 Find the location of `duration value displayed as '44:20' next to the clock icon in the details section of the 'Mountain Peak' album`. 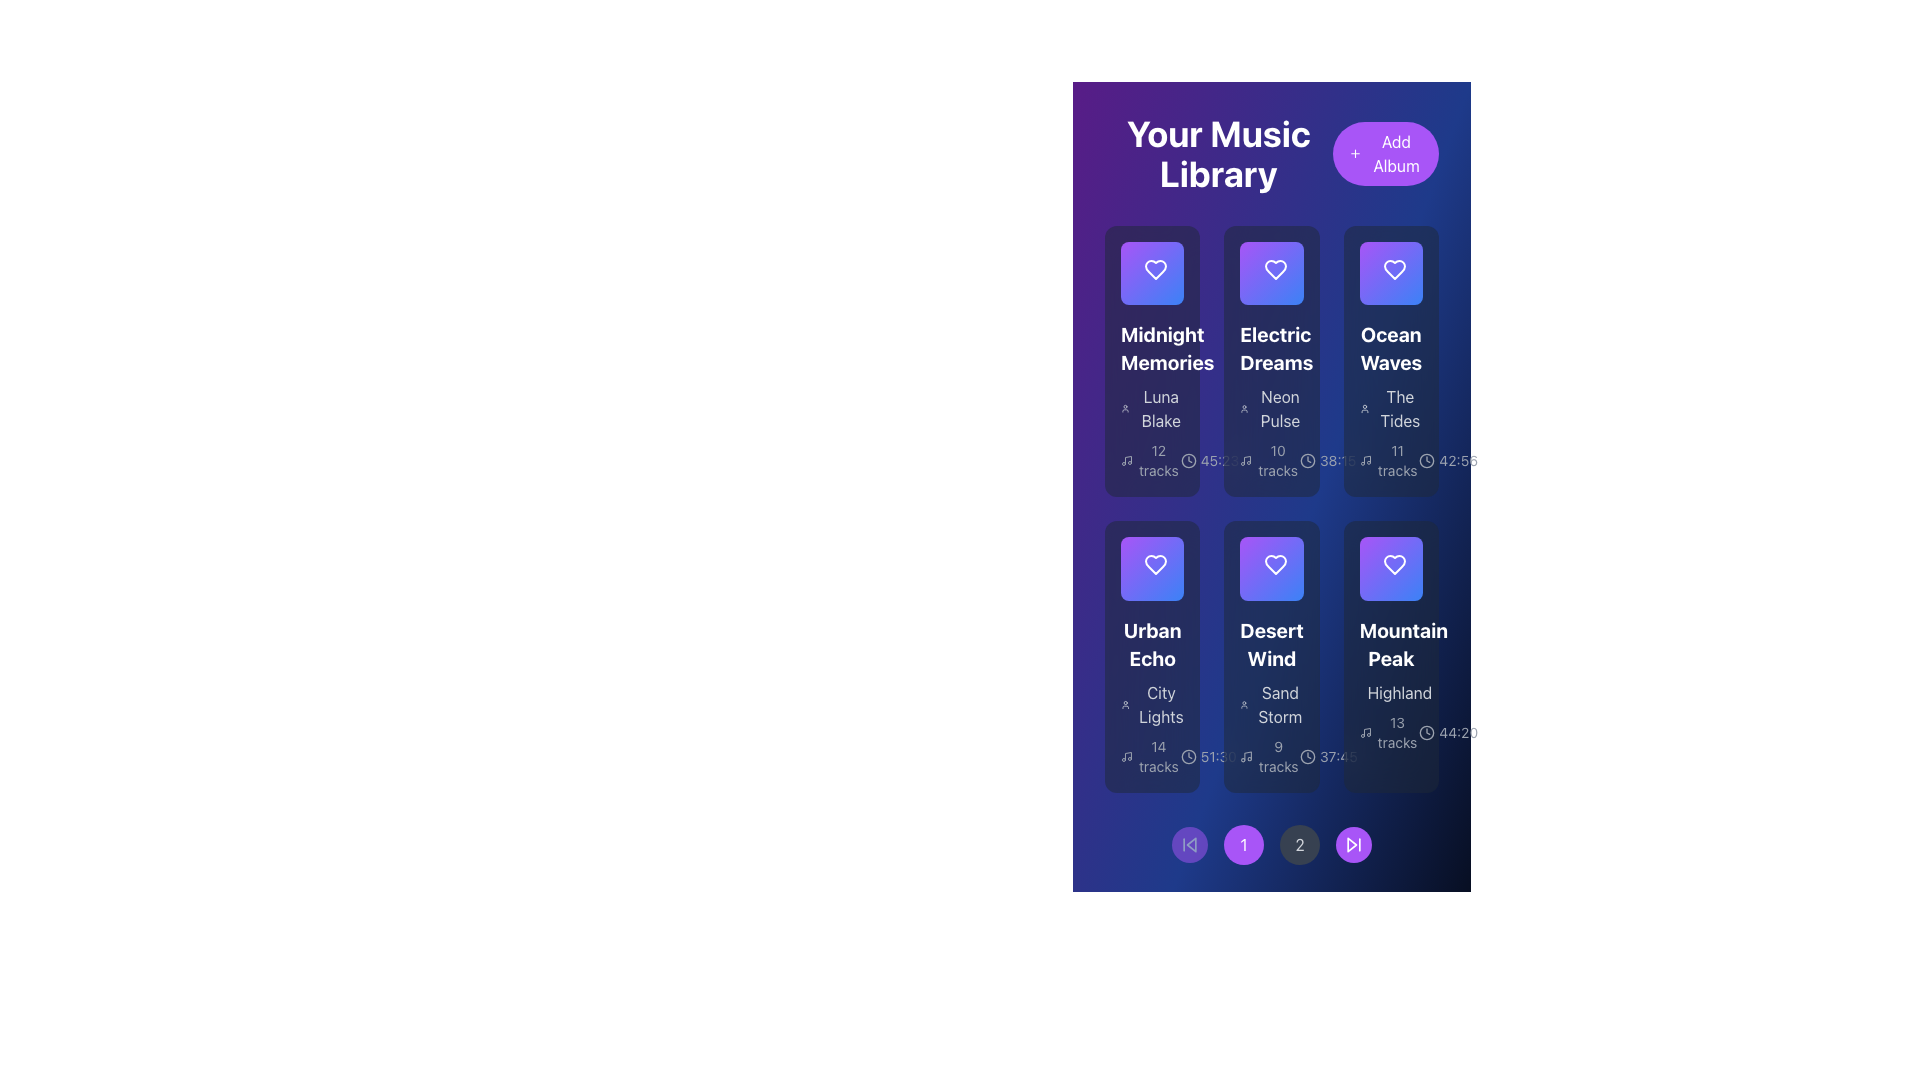

duration value displayed as '44:20' next to the clock icon in the details section of the 'Mountain Peak' album is located at coordinates (1448, 732).